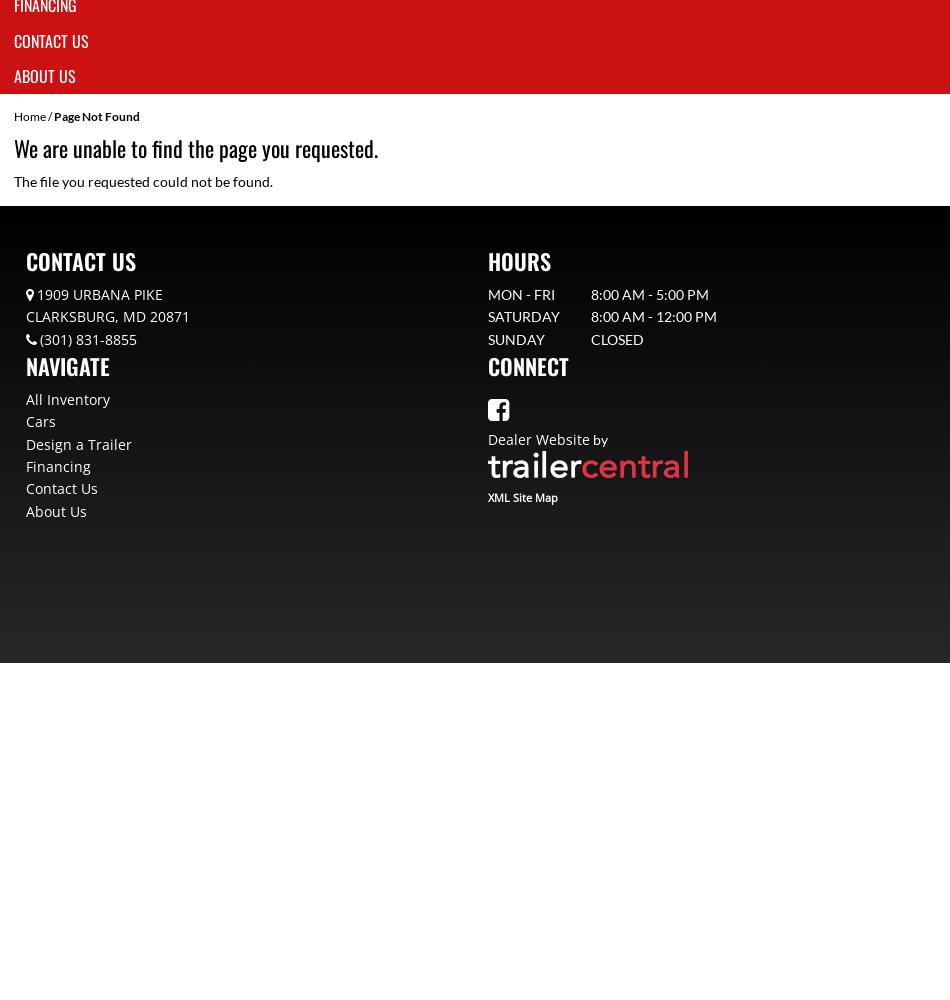  What do you see at coordinates (615, 337) in the screenshot?
I see `'Closed'` at bounding box center [615, 337].